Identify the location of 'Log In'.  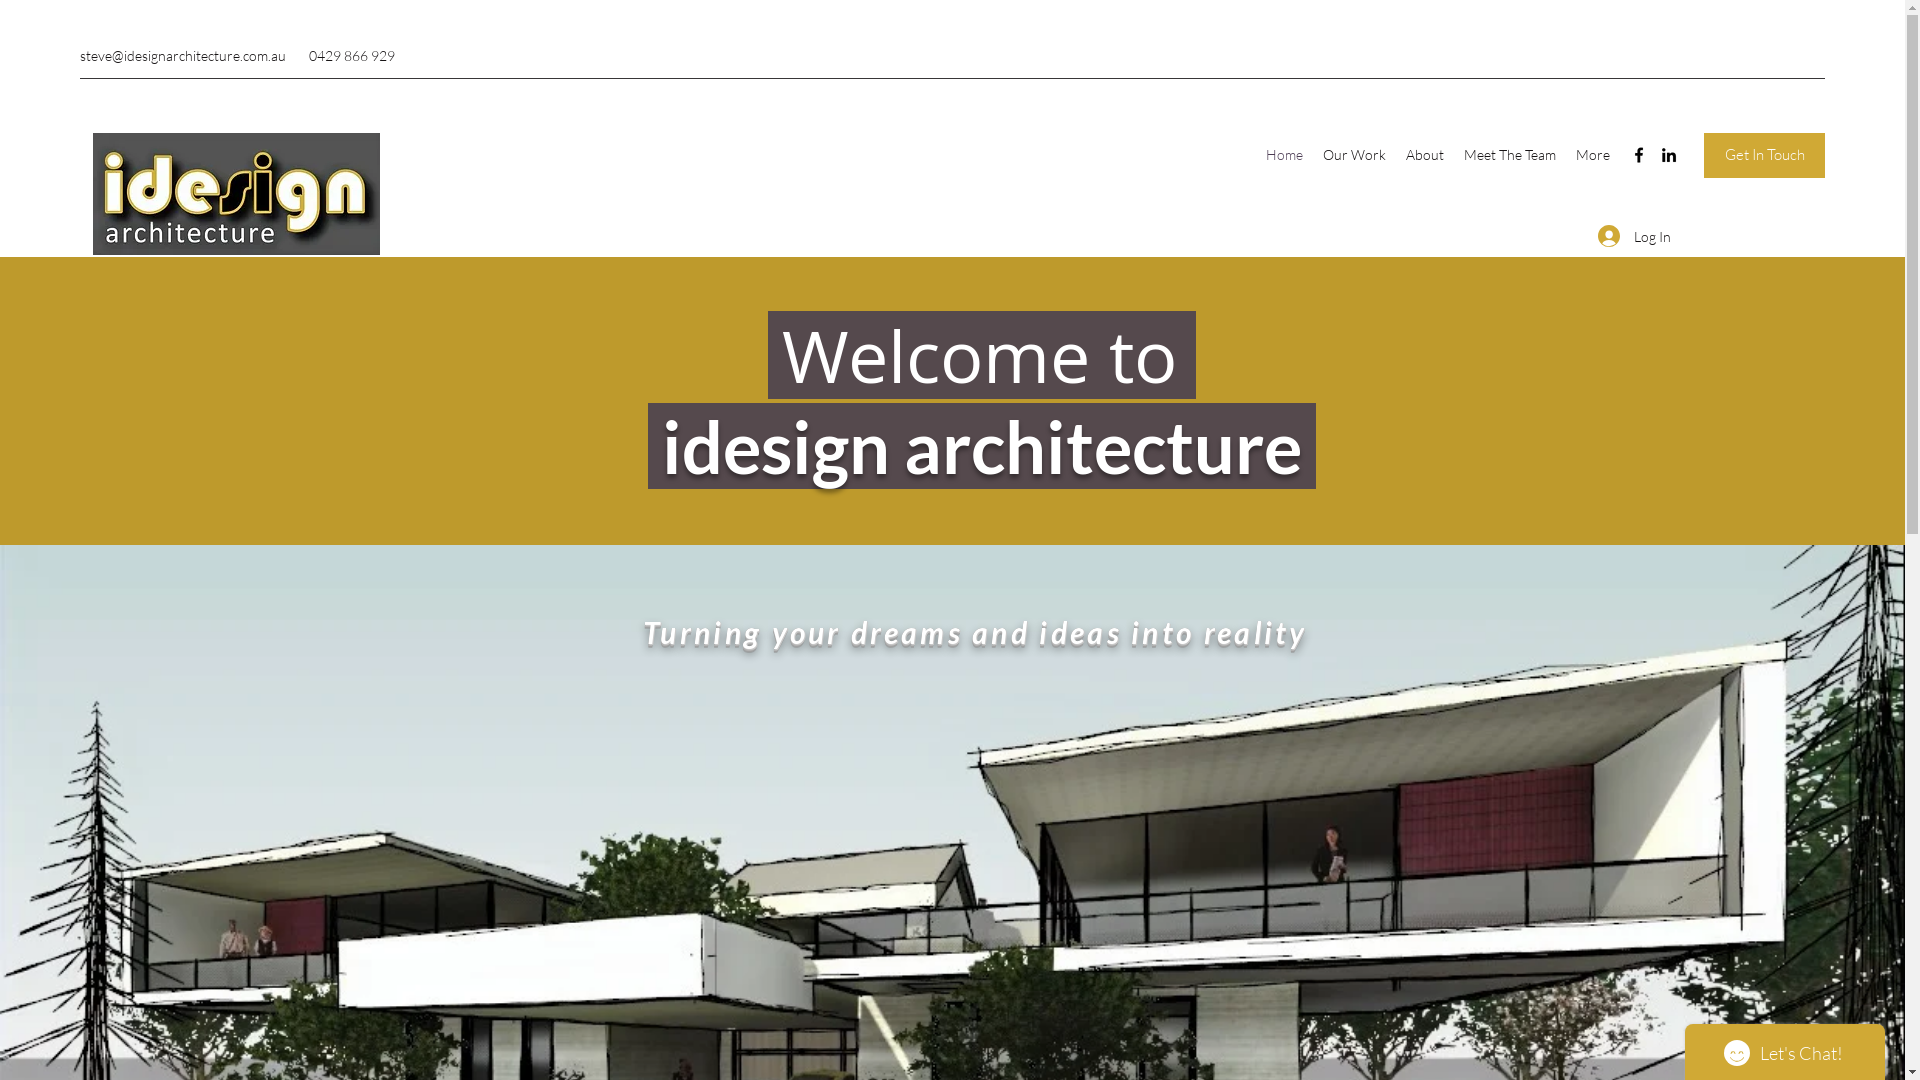
(1634, 235).